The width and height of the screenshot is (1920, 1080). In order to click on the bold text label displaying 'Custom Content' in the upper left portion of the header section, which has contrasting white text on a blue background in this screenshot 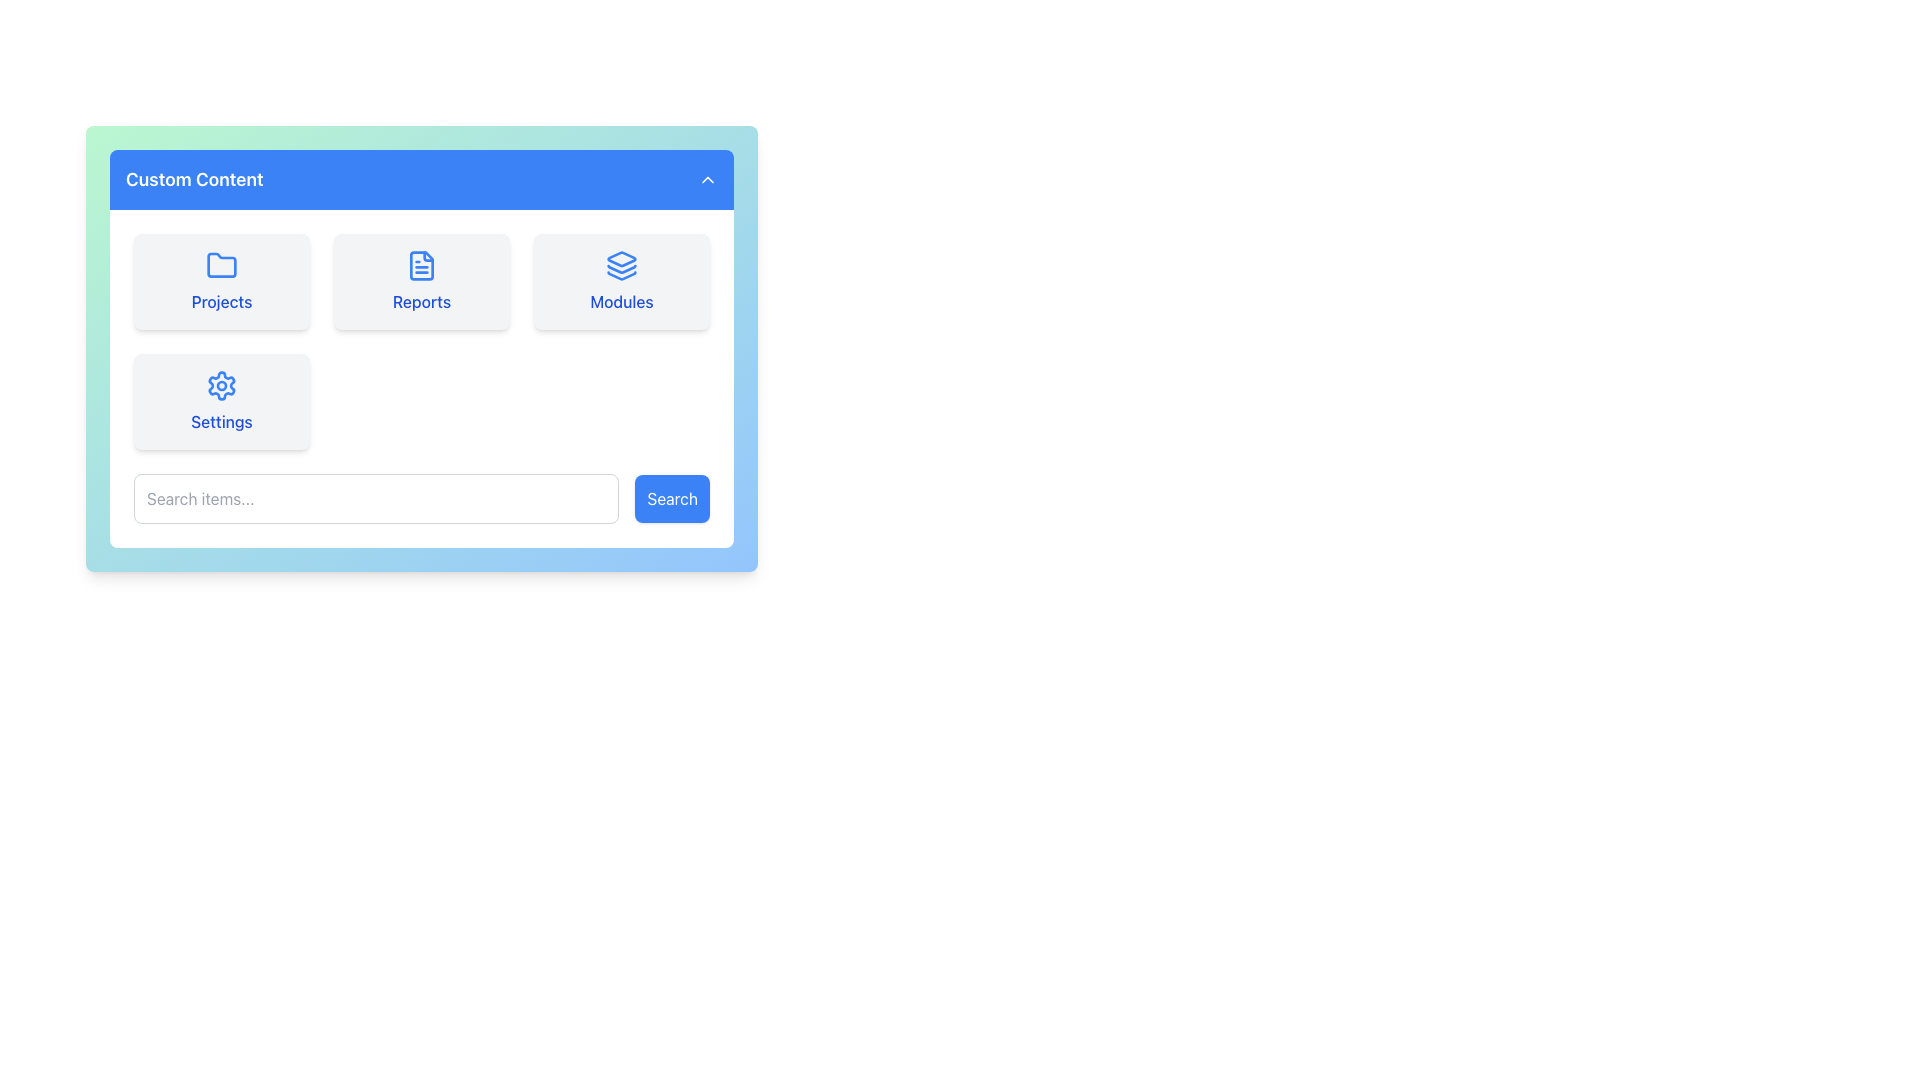, I will do `click(194, 180)`.